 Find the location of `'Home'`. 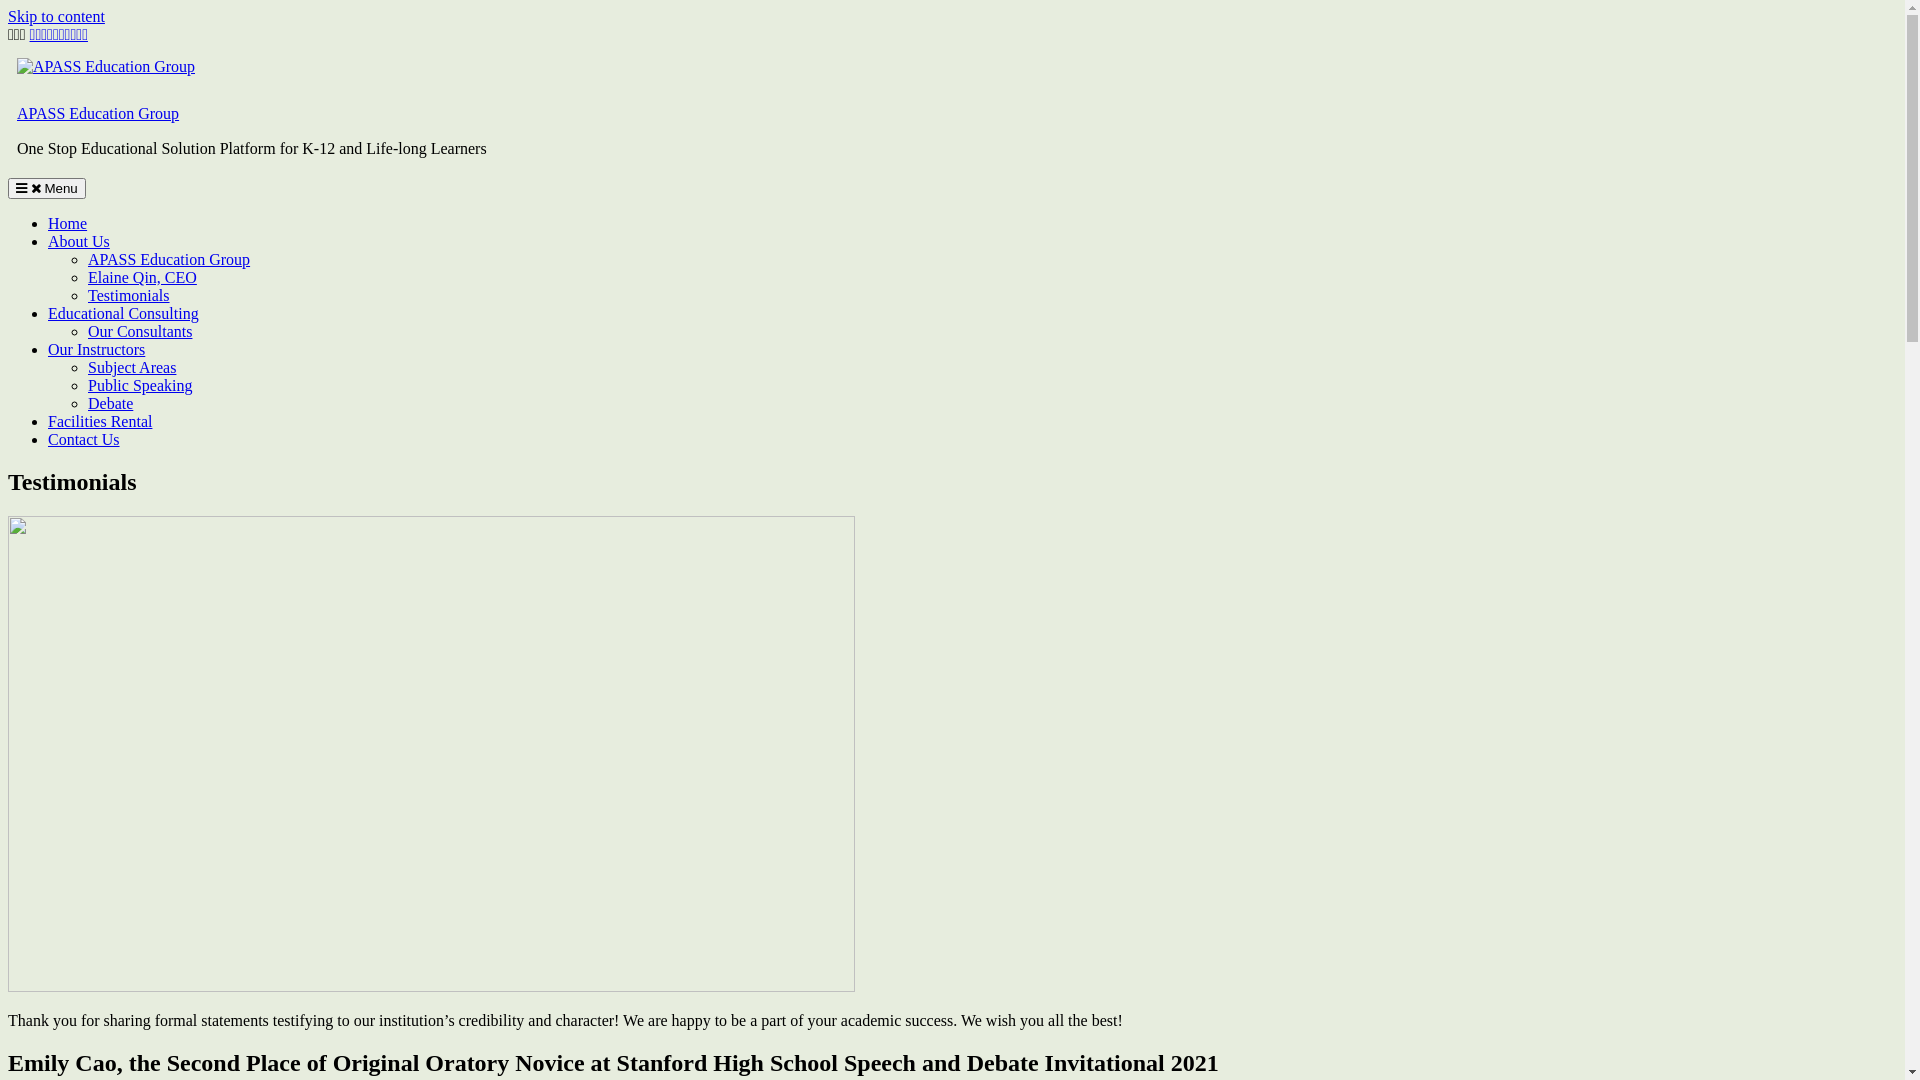

'Home' is located at coordinates (67, 223).